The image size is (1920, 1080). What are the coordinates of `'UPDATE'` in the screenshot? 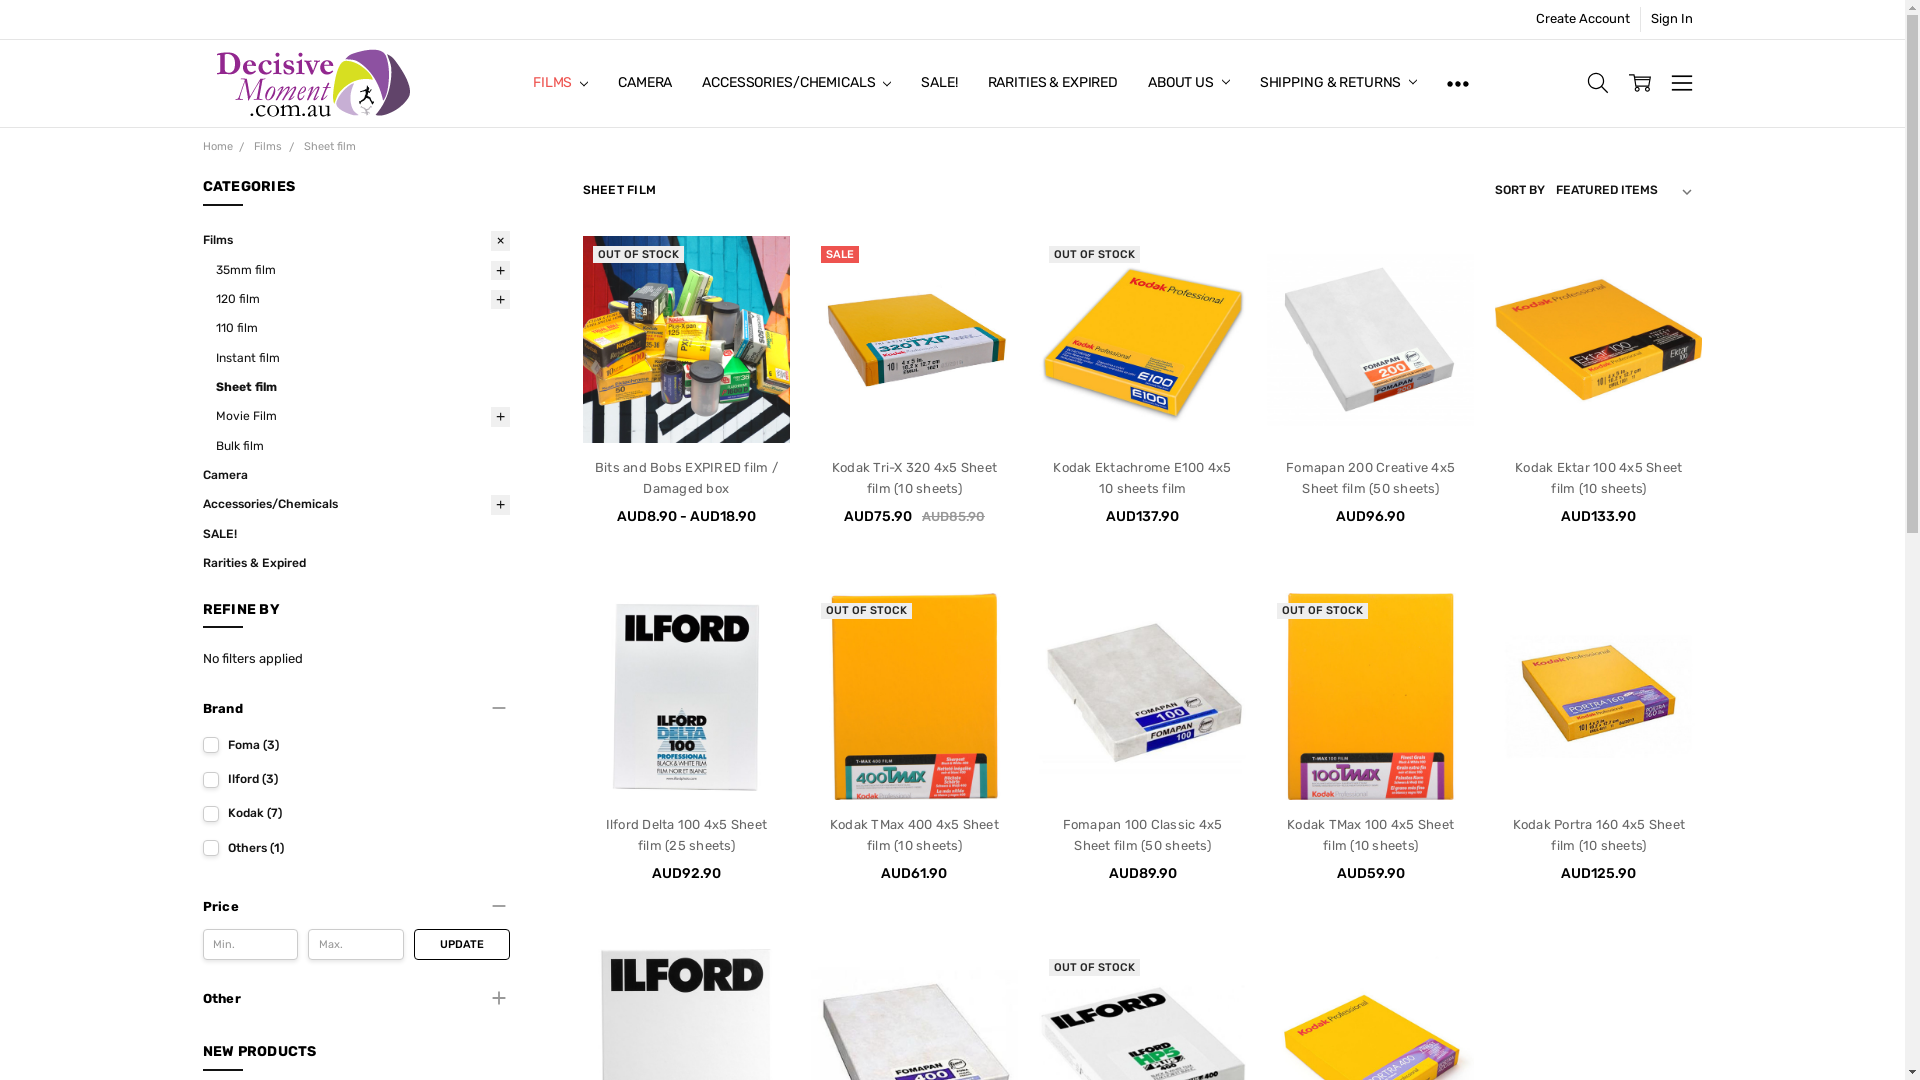 It's located at (460, 944).